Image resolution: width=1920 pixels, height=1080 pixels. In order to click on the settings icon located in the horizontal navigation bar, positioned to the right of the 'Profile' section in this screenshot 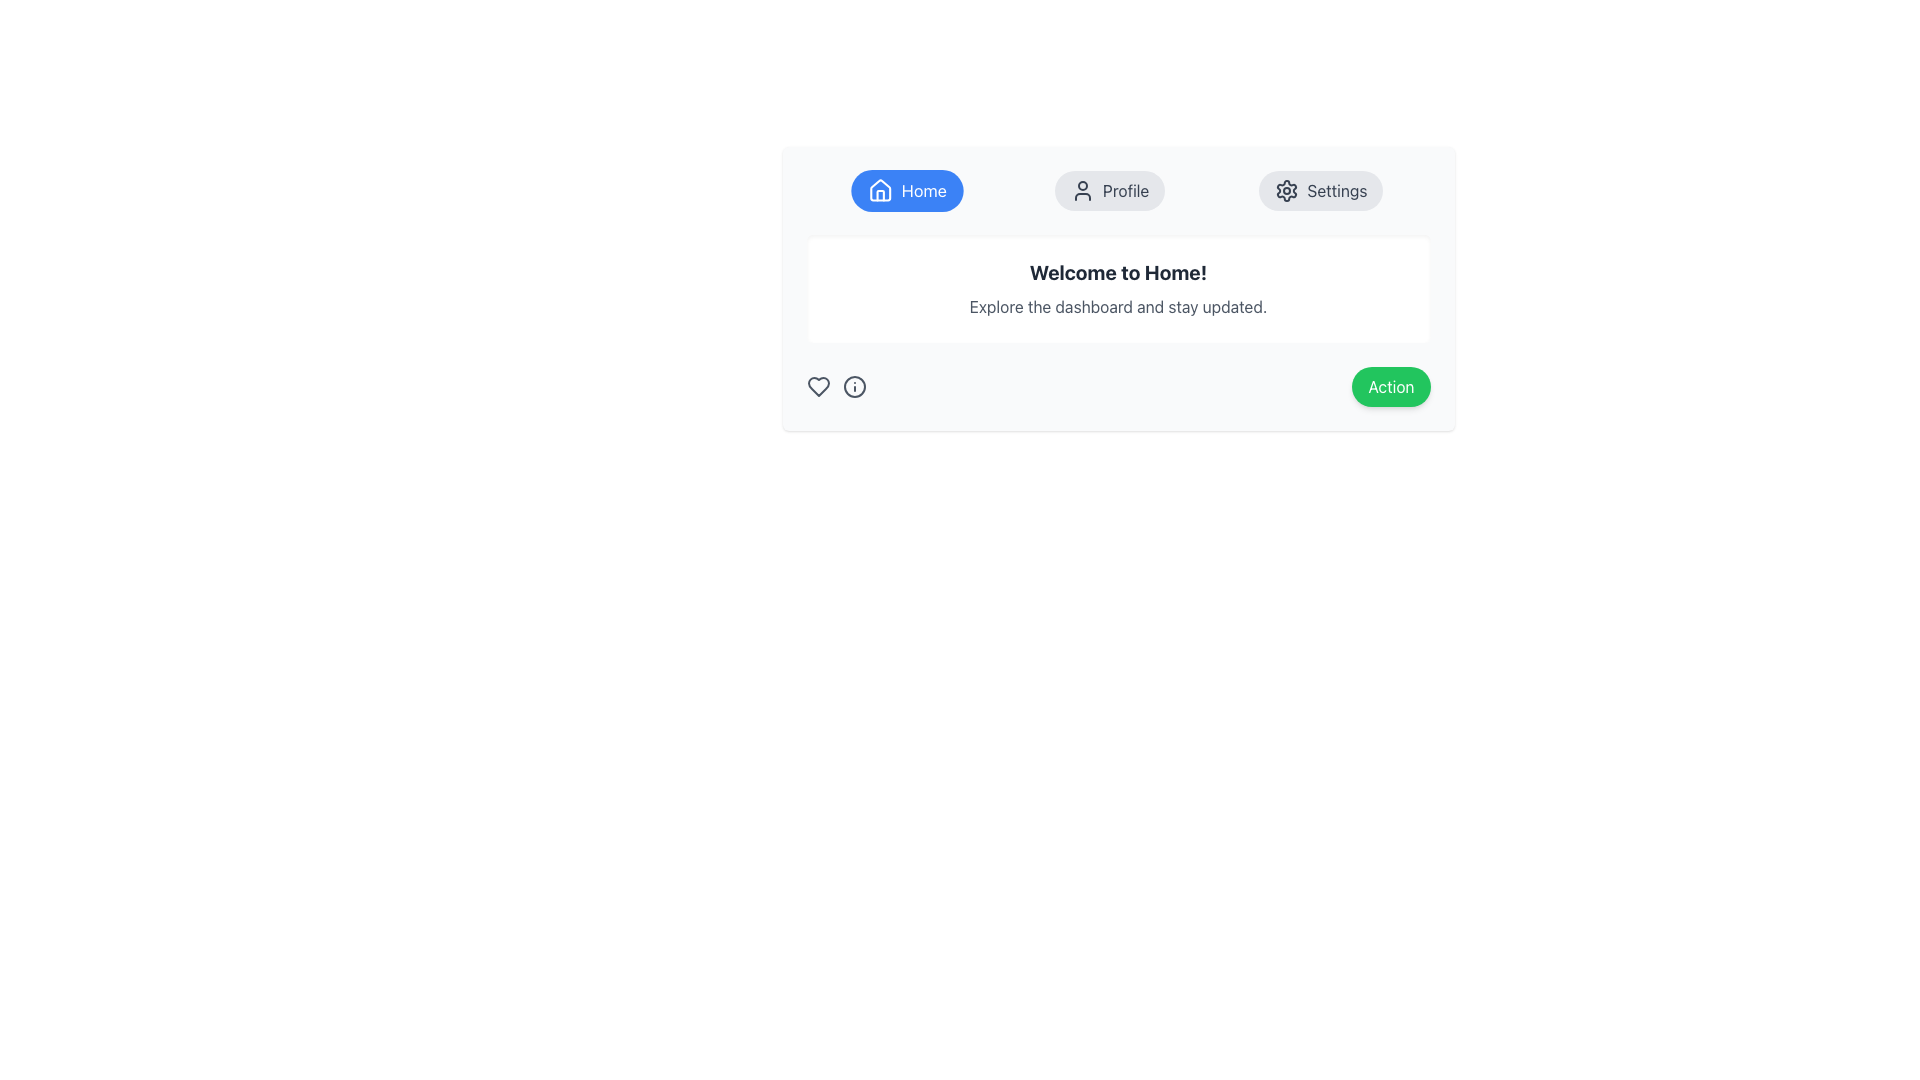, I will do `click(1287, 191)`.